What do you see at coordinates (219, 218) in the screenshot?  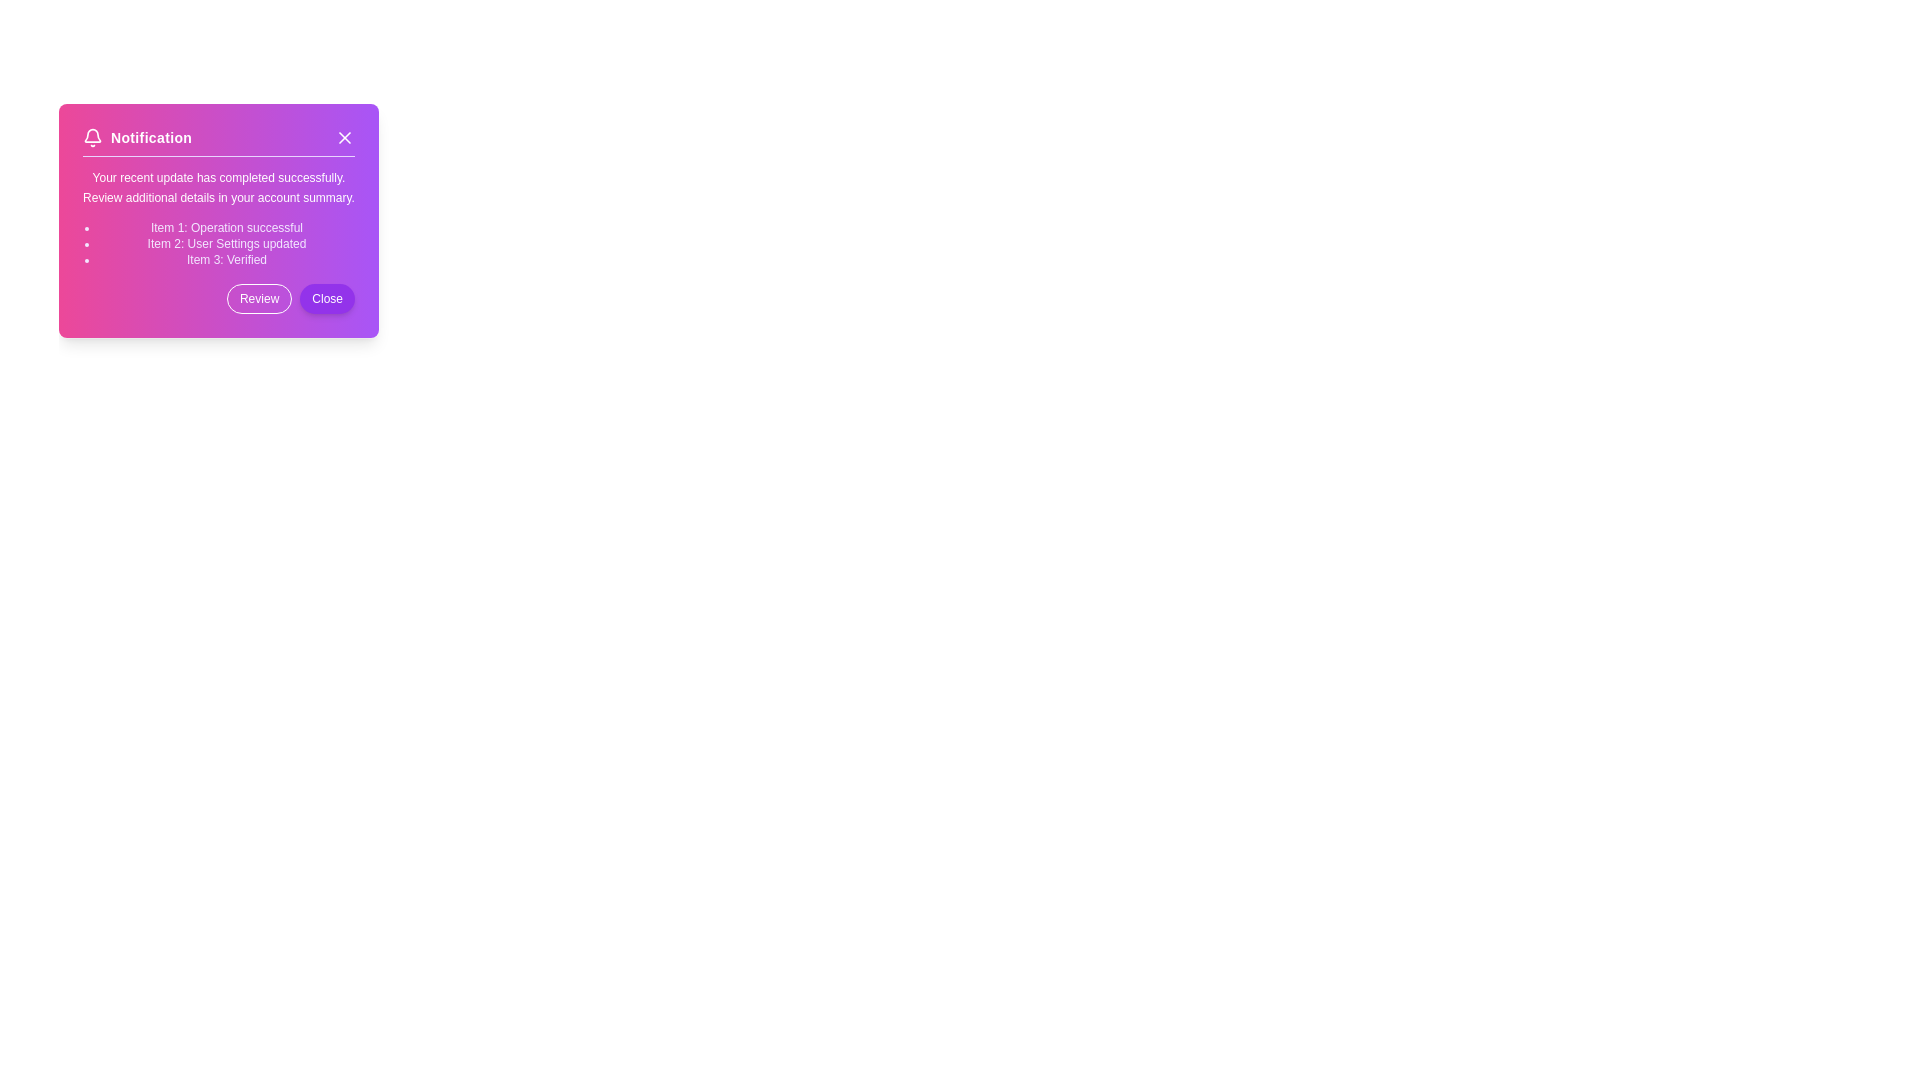 I see `the Static Text Content that provides notification messages about updates or completed operations, located below the title 'Notification' and above the 'Review' and 'Close' buttons` at bounding box center [219, 218].